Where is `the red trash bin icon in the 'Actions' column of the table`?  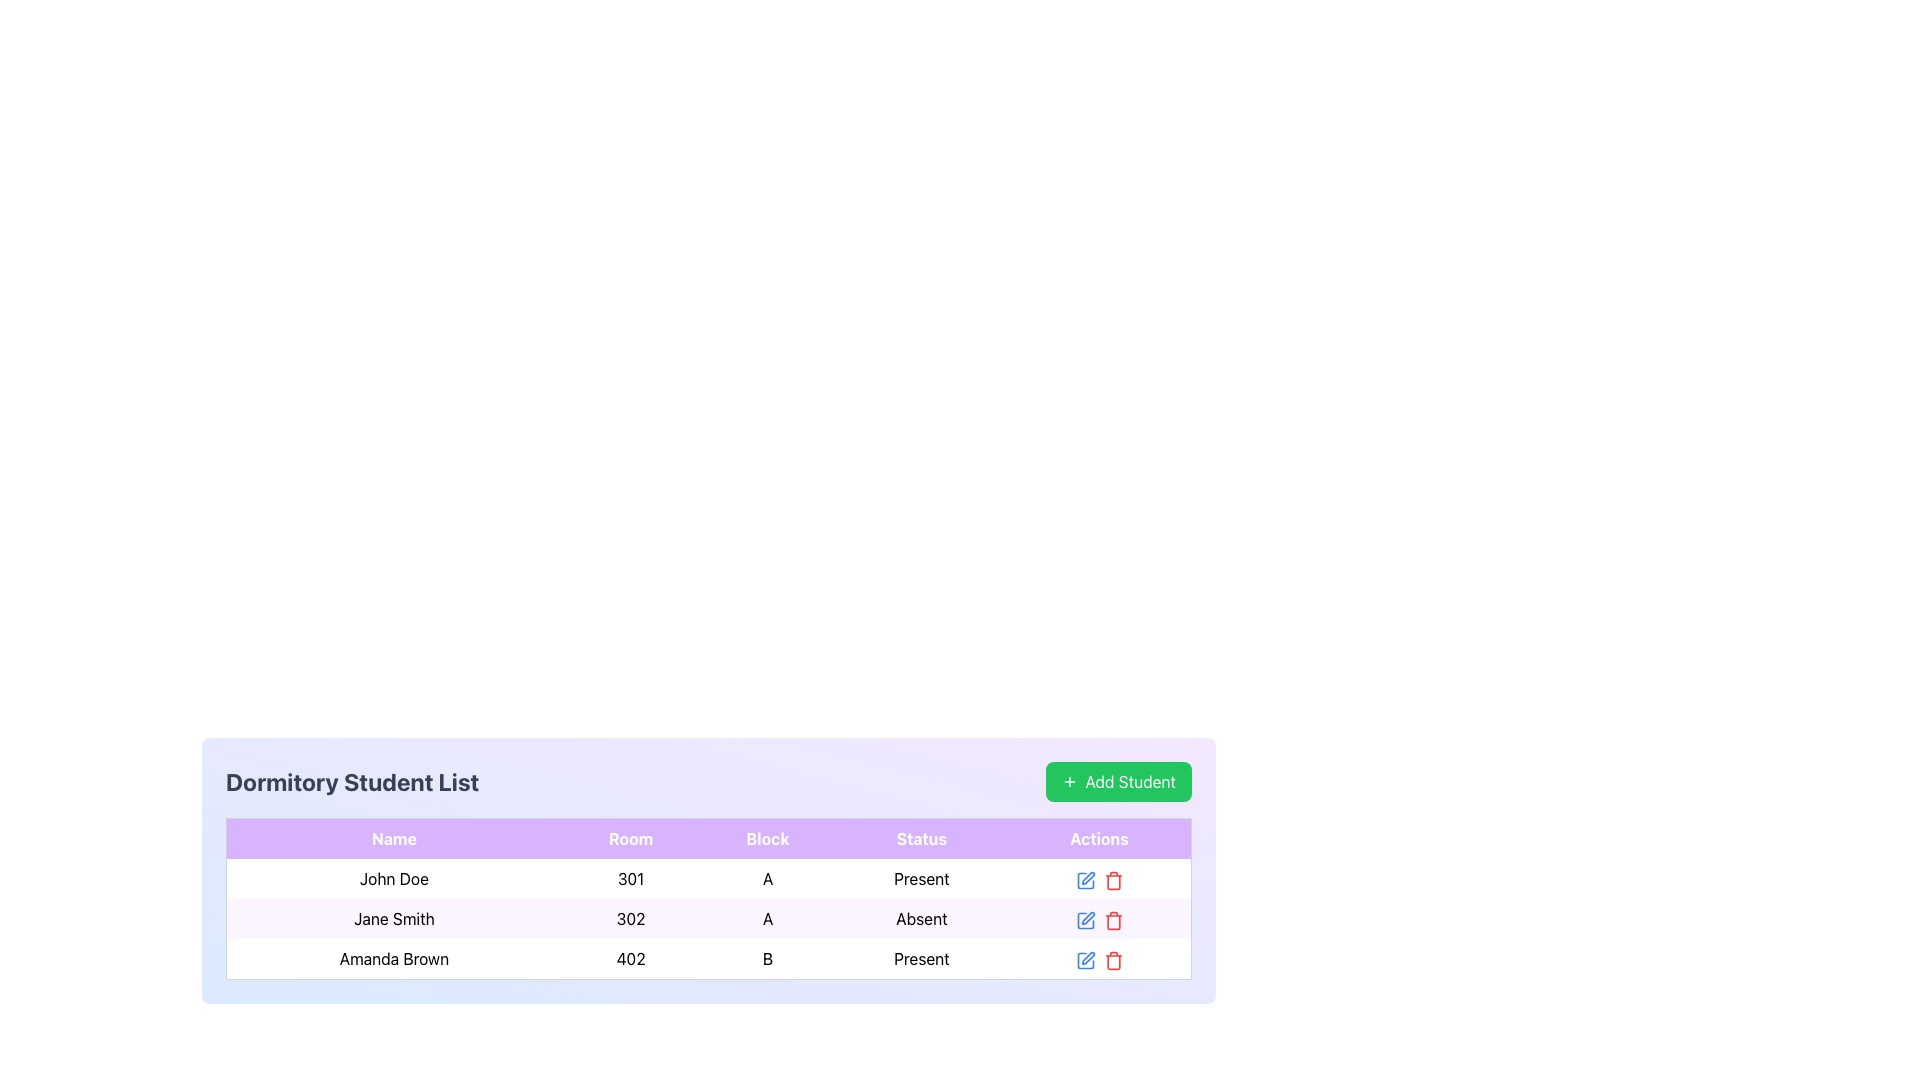
the red trash bin icon in the 'Actions' column of the table is located at coordinates (1112, 918).